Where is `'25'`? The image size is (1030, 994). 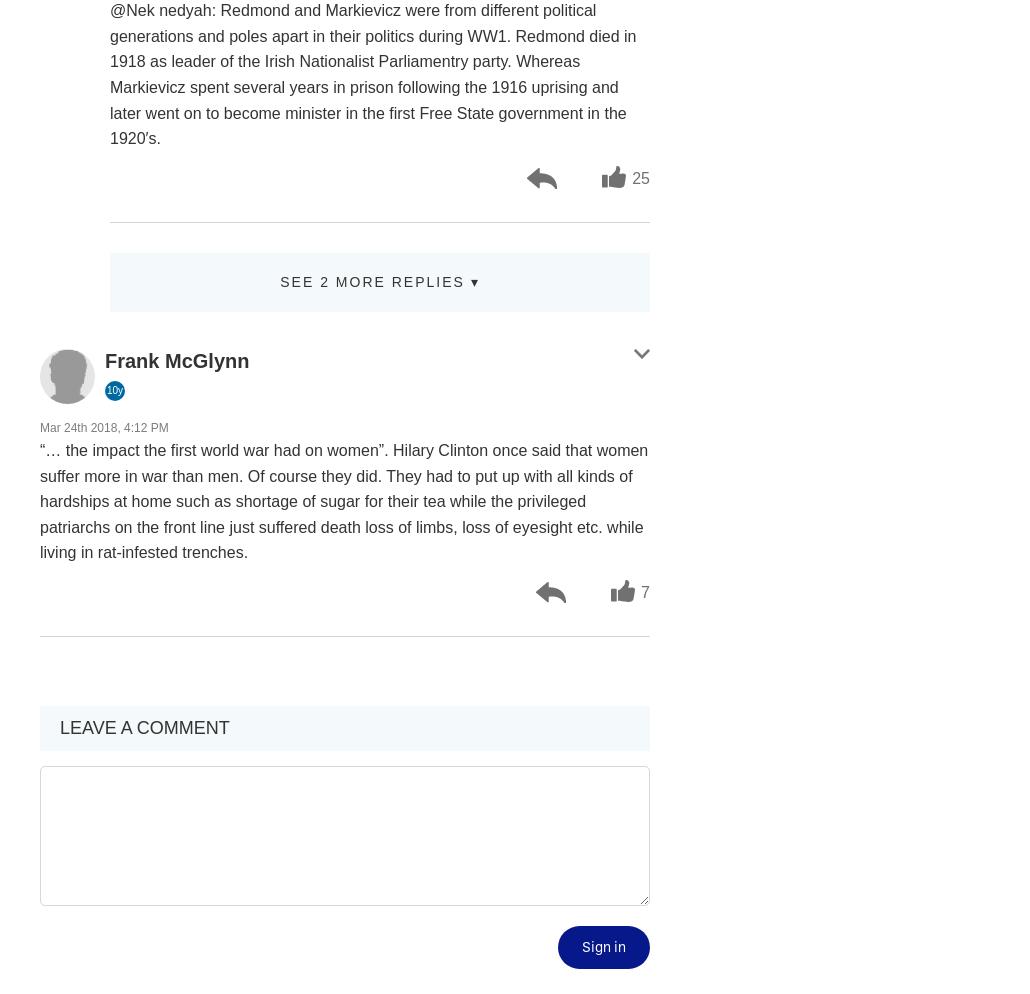 '25' is located at coordinates (639, 177).